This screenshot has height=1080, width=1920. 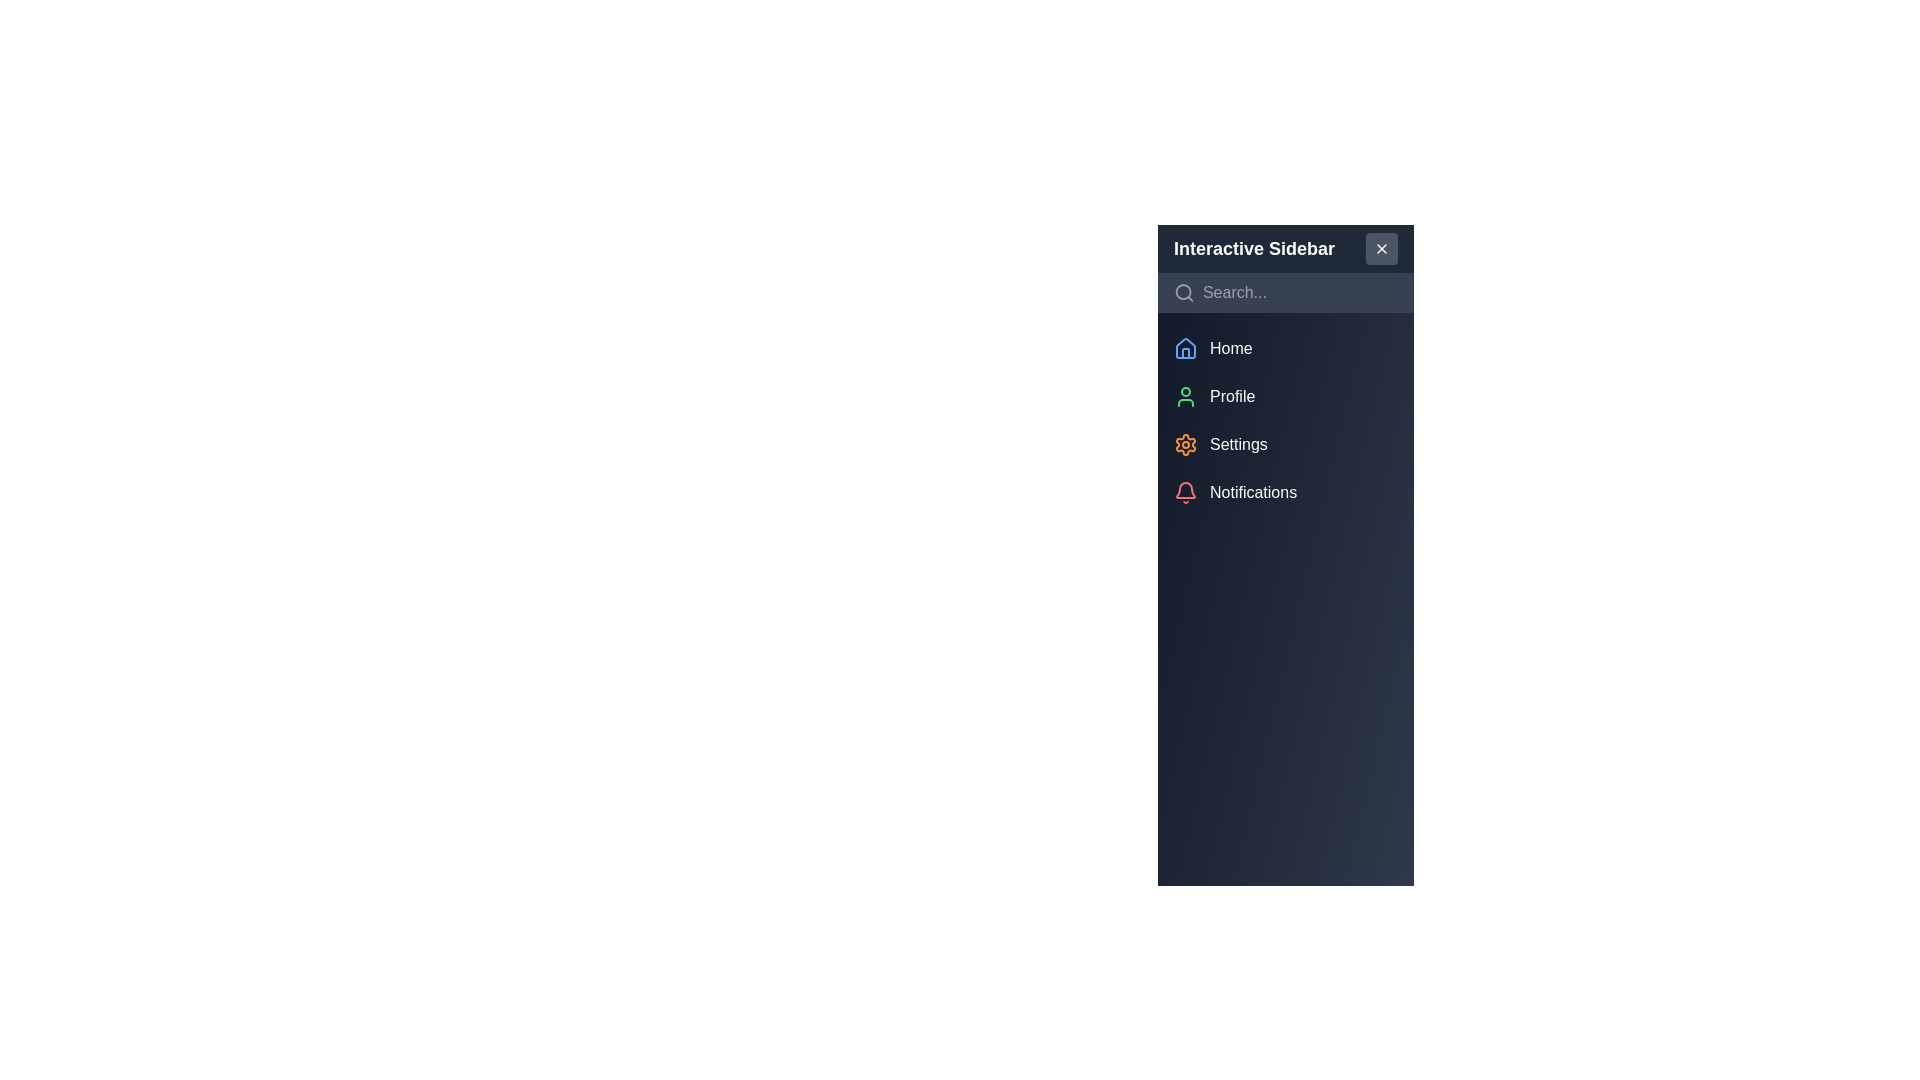 What do you see at coordinates (1185, 443) in the screenshot?
I see `the 'Settings' icon in the sidebar` at bounding box center [1185, 443].